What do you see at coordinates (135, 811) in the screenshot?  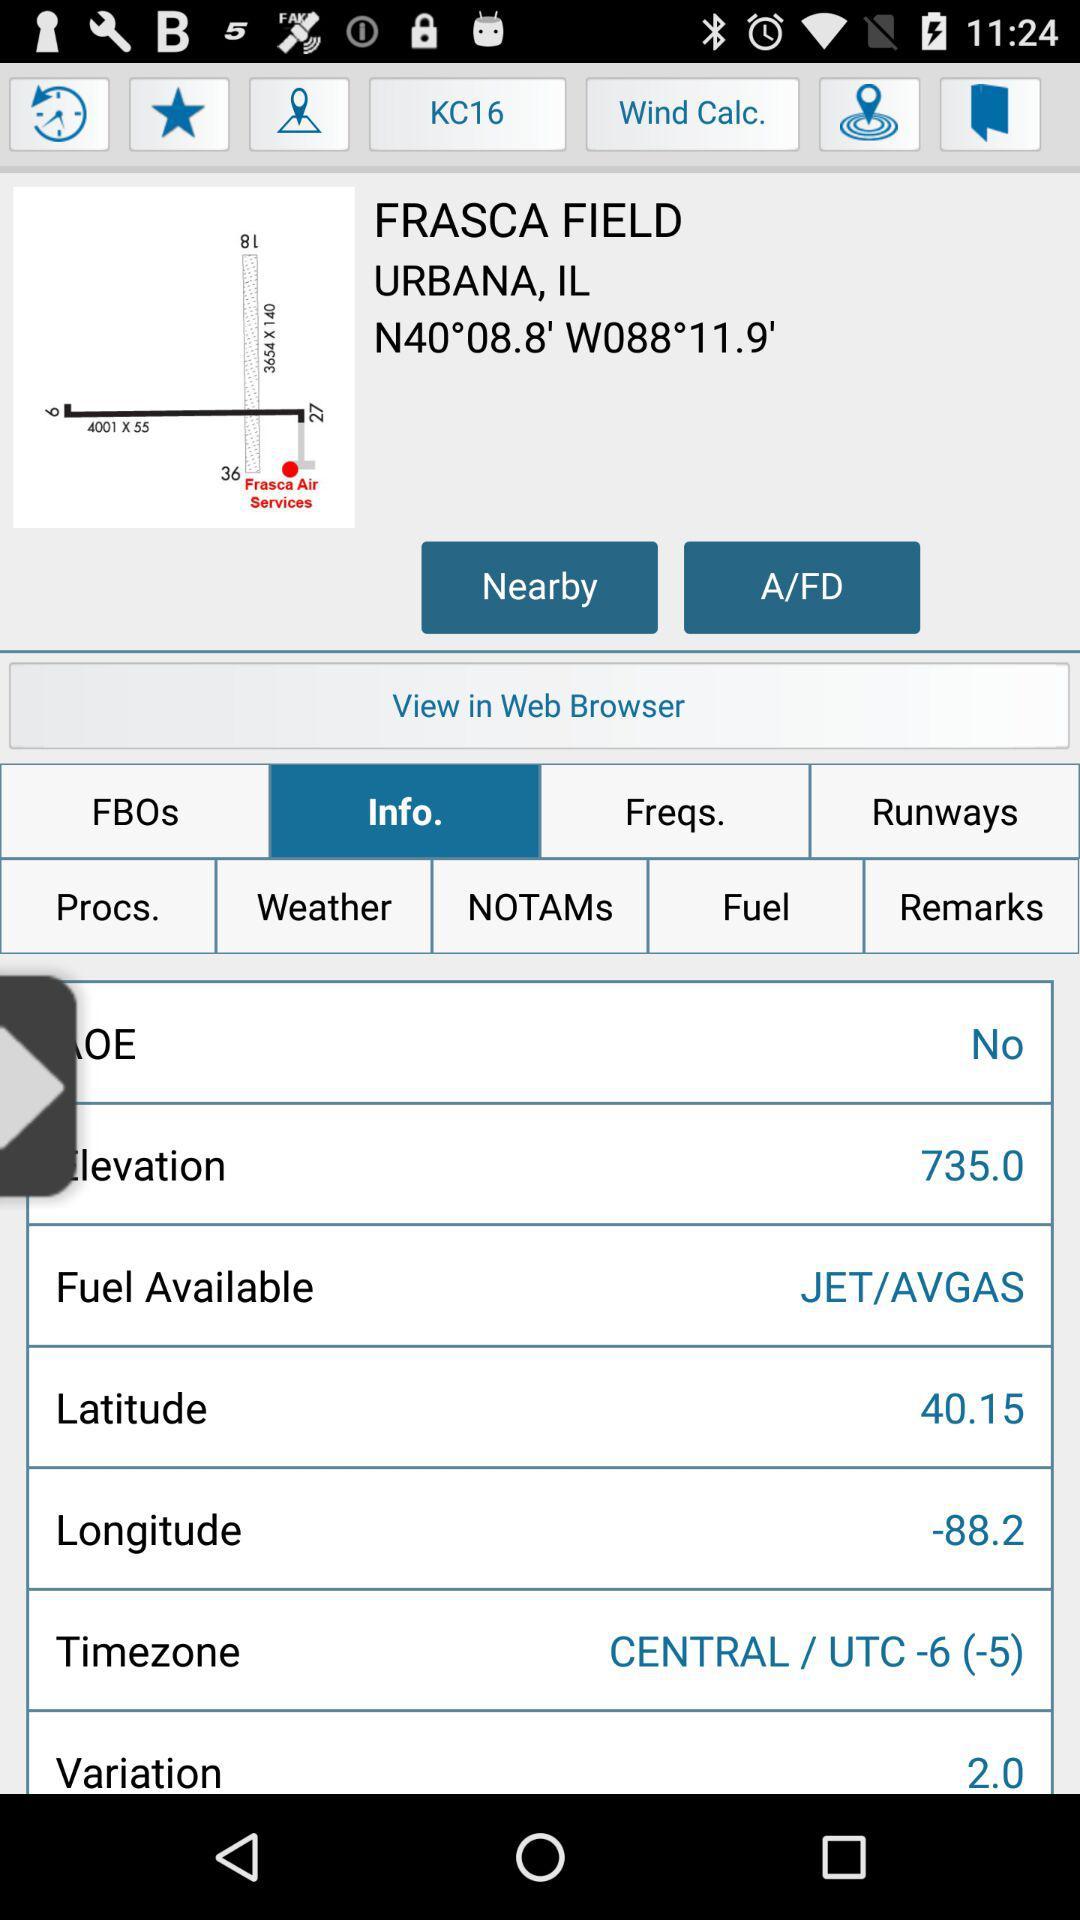 I see `the icon below view in web item` at bounding box center [135, 811].